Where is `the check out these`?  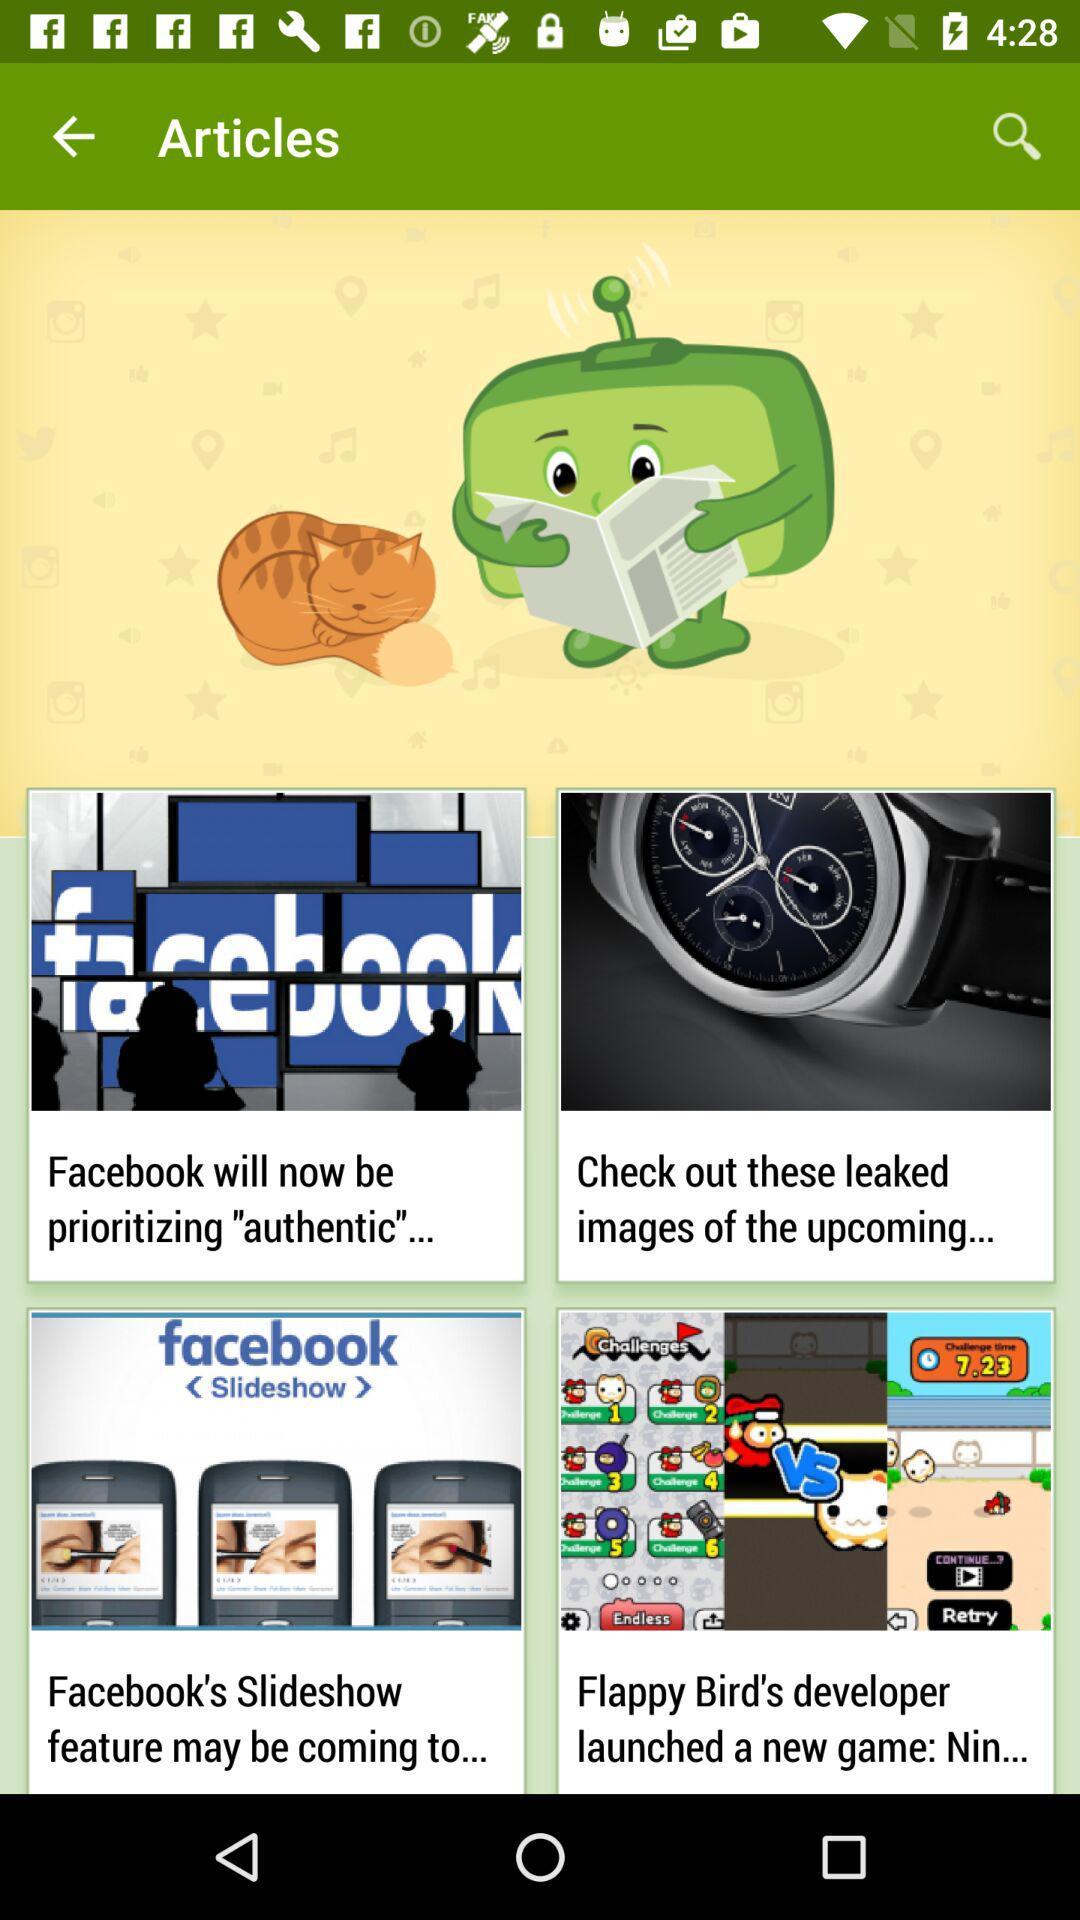 the check out these is located at coordinates (804, 1194).